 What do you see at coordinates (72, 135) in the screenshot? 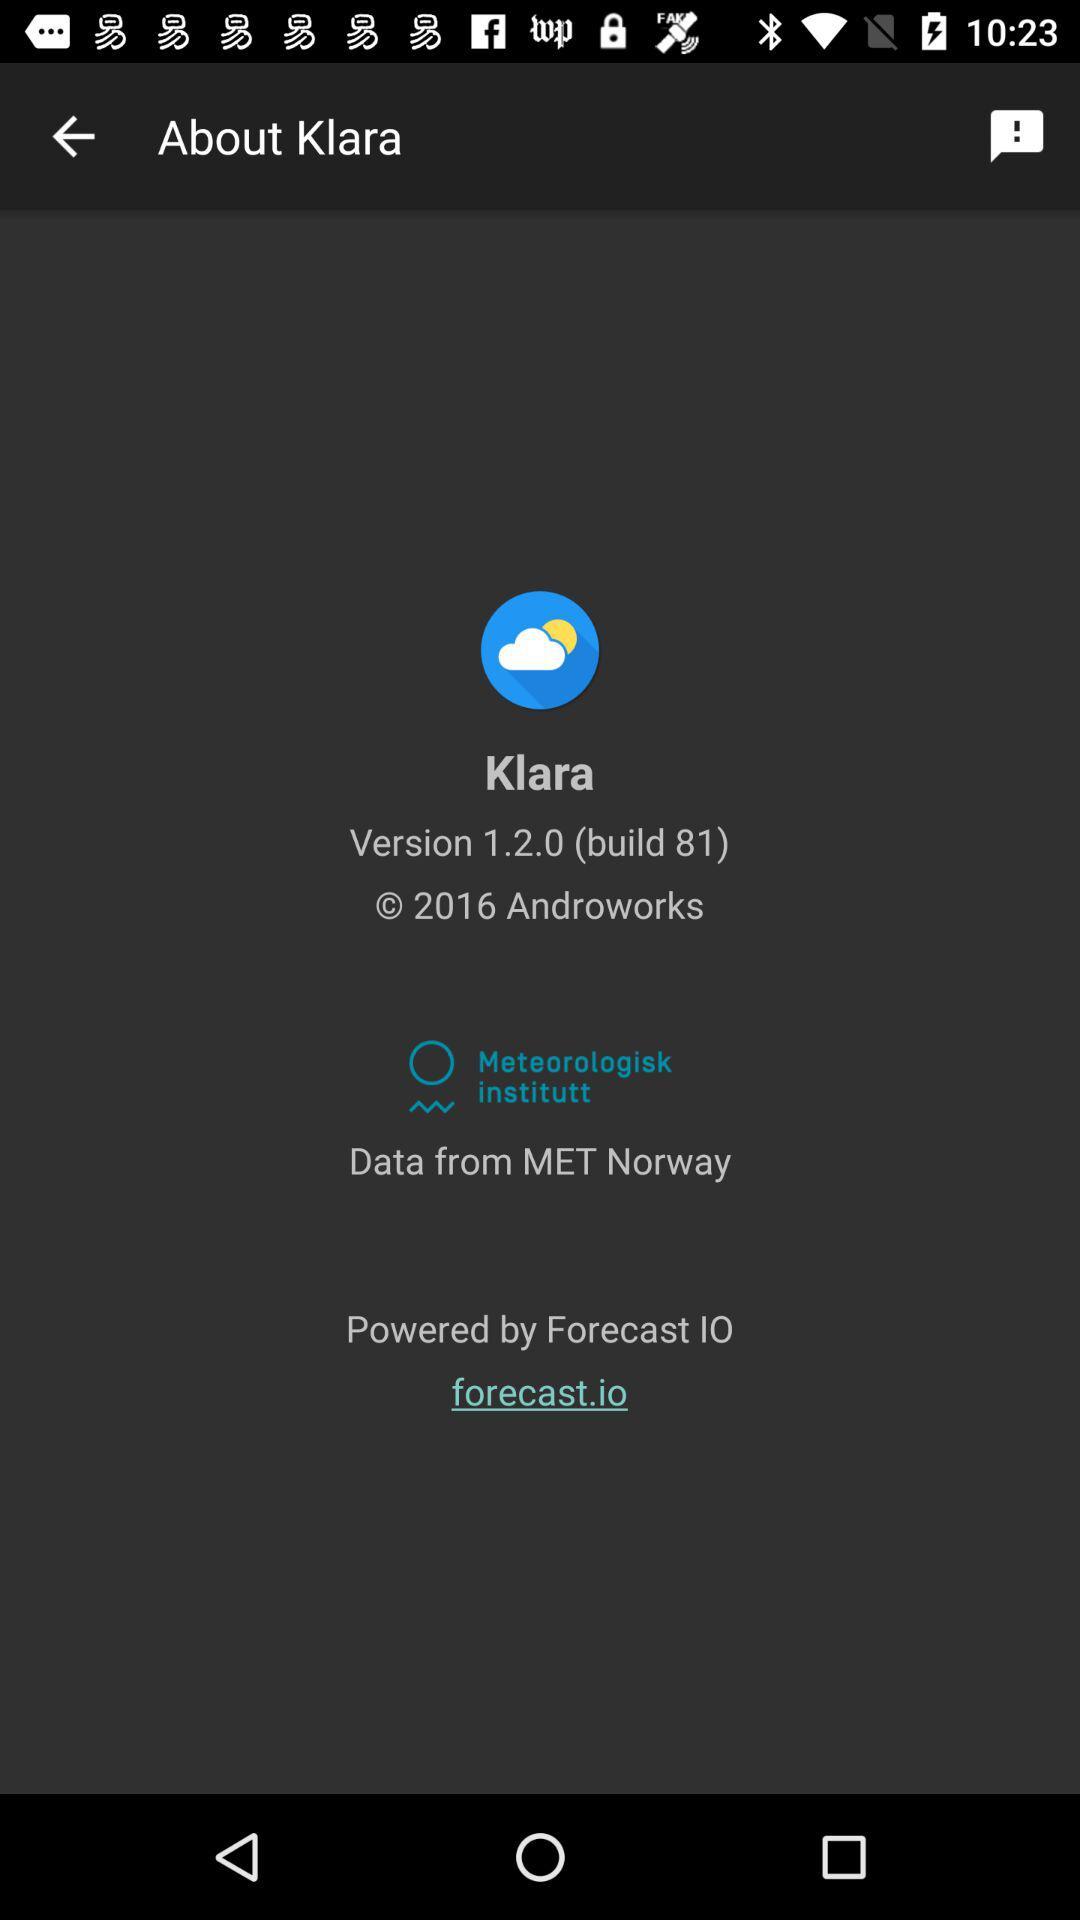
I see `item next to the about klara item` at bounding box center [72, 135].